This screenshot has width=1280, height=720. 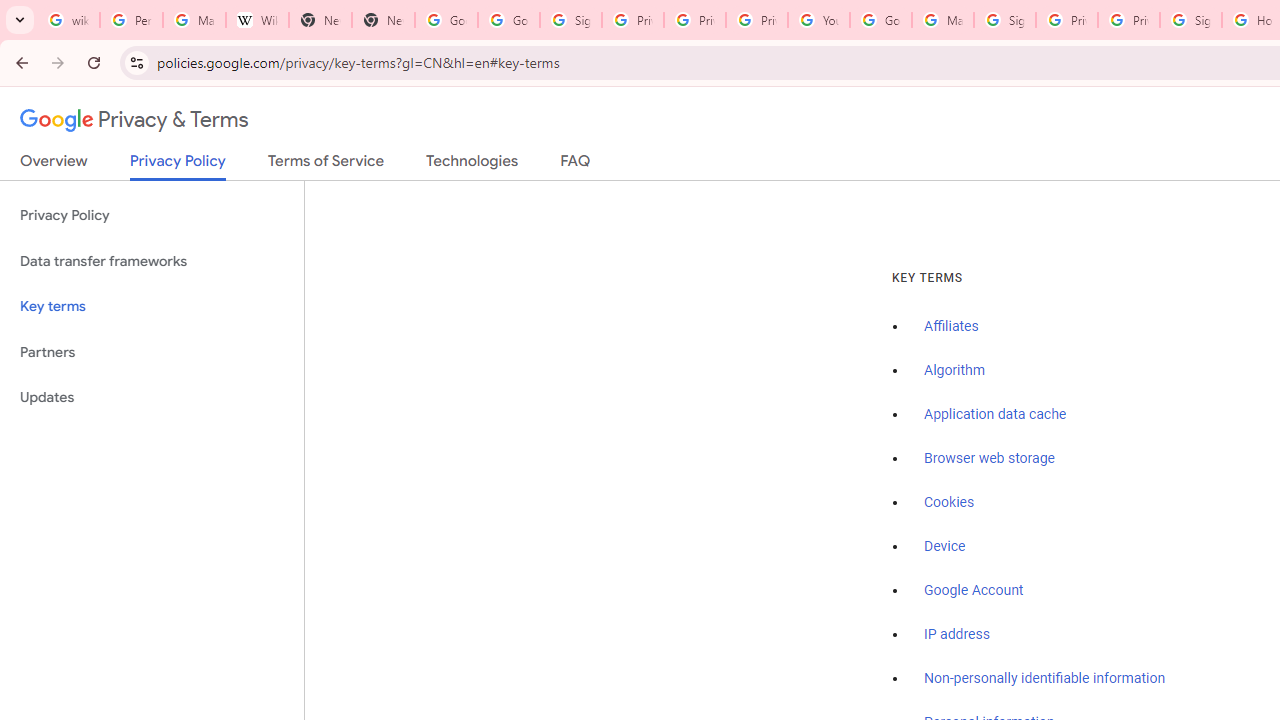 I want to click on 'IP address', so click(x=955, y=634).